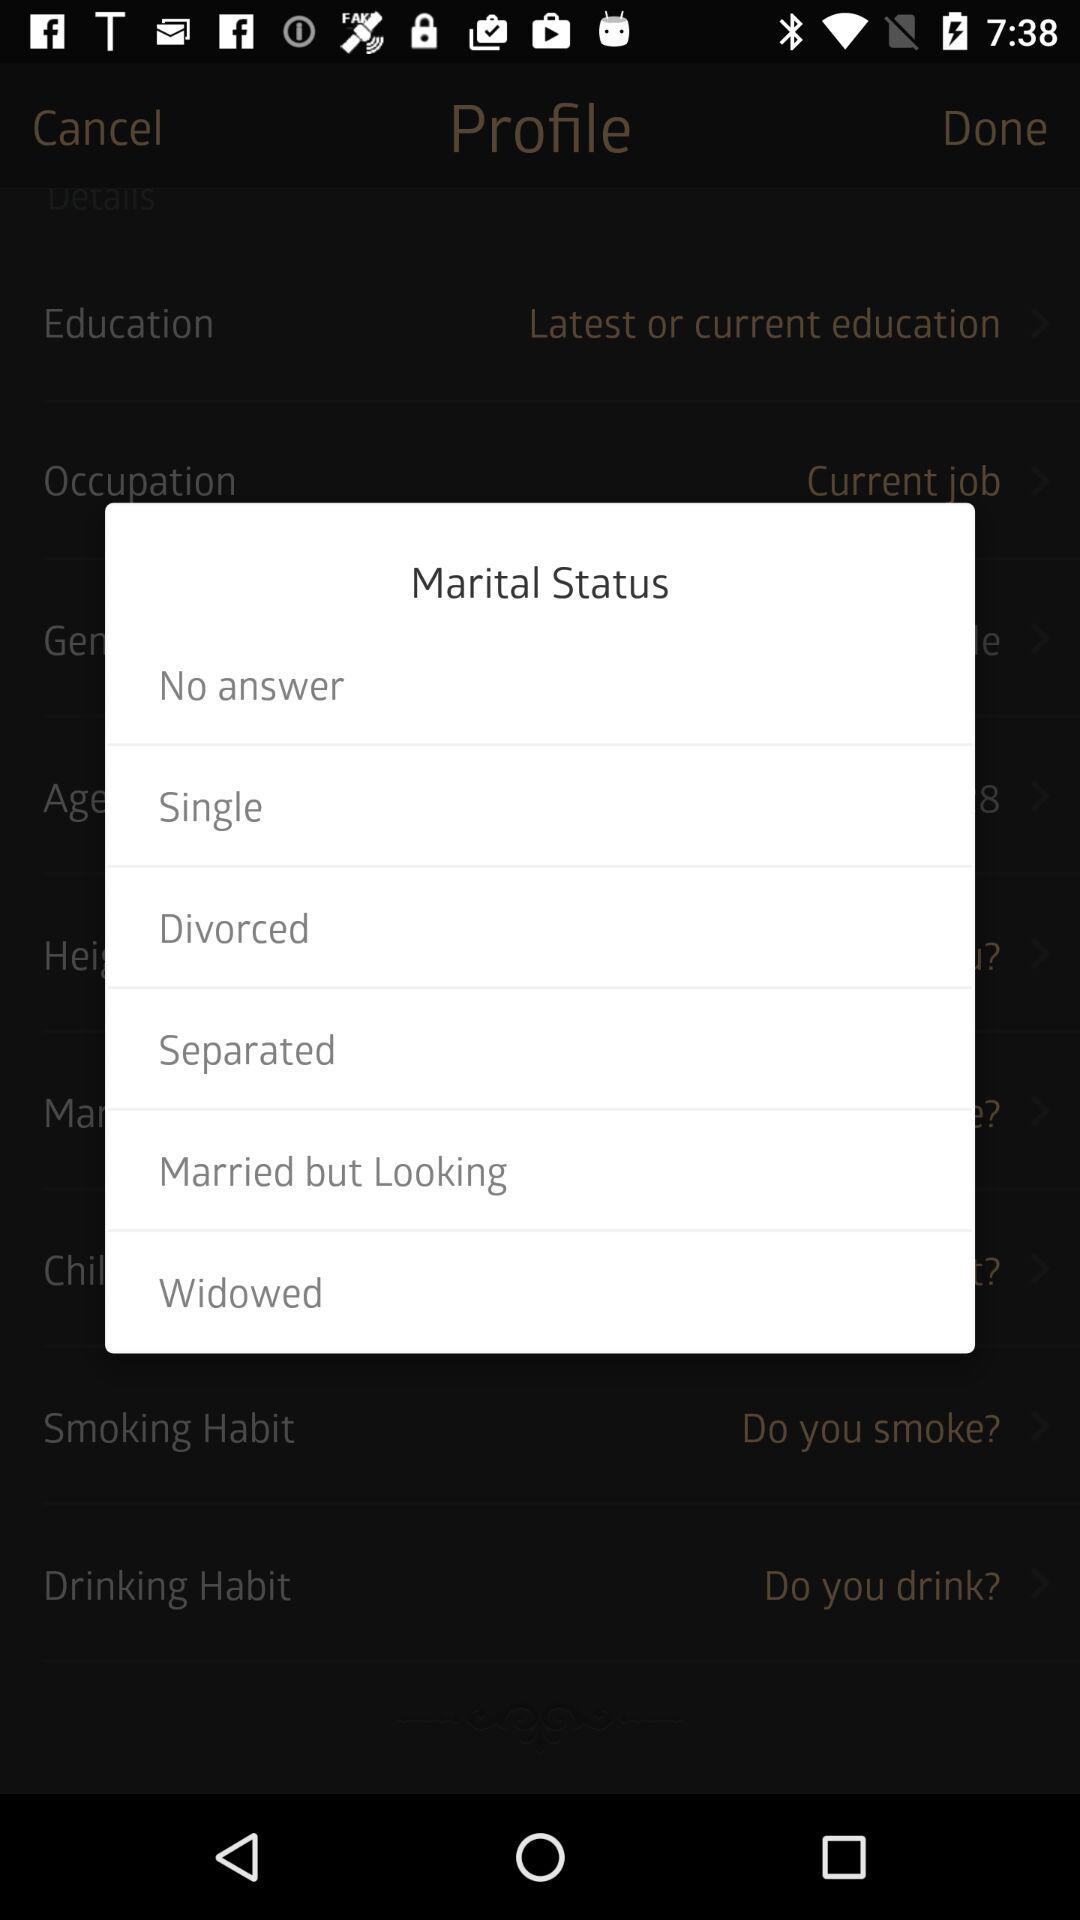  What do you see at coordinates (540, 684) in the screenshot?
I see `the item below marital status item` at bounding box center [540, 684].